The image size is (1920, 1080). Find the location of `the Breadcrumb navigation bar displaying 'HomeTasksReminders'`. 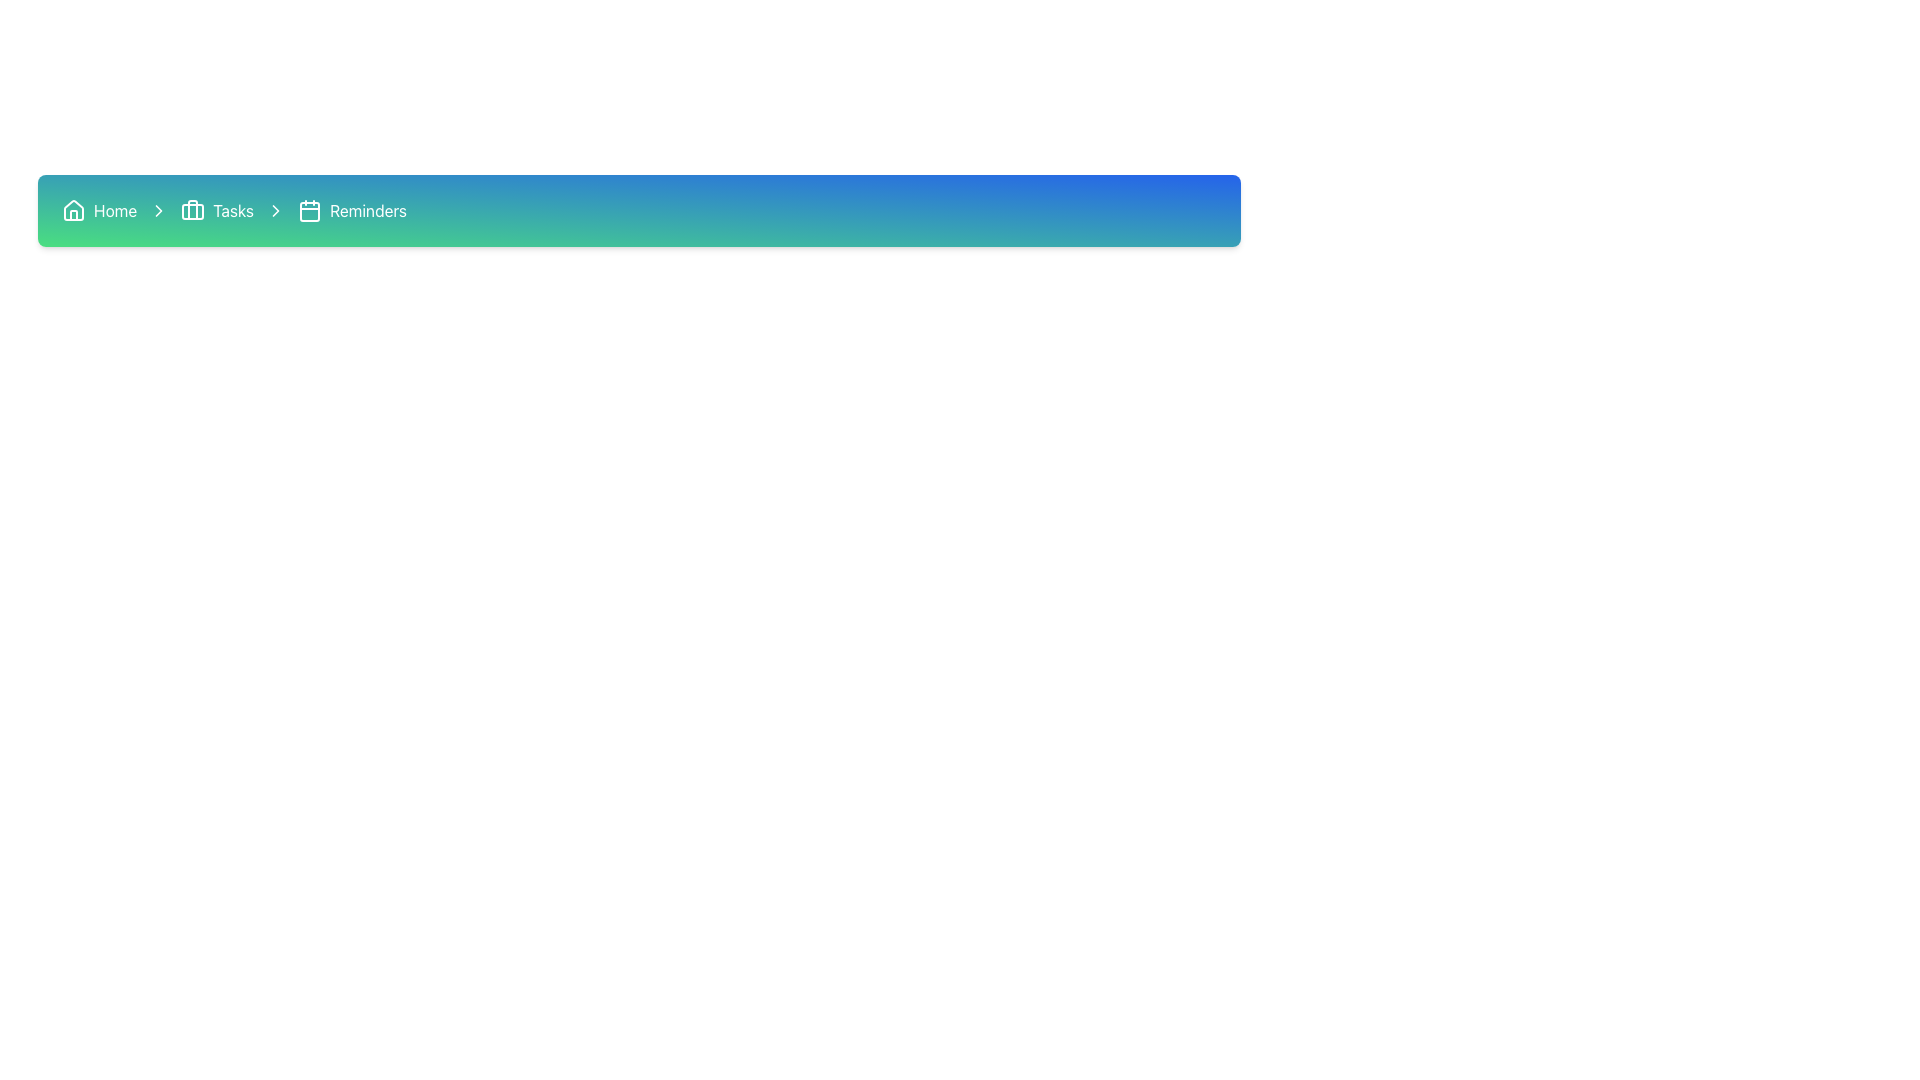

the Breadcrumb navigation bar displaying 'HomeTasksReminders' is located at coordinates (638, 211).